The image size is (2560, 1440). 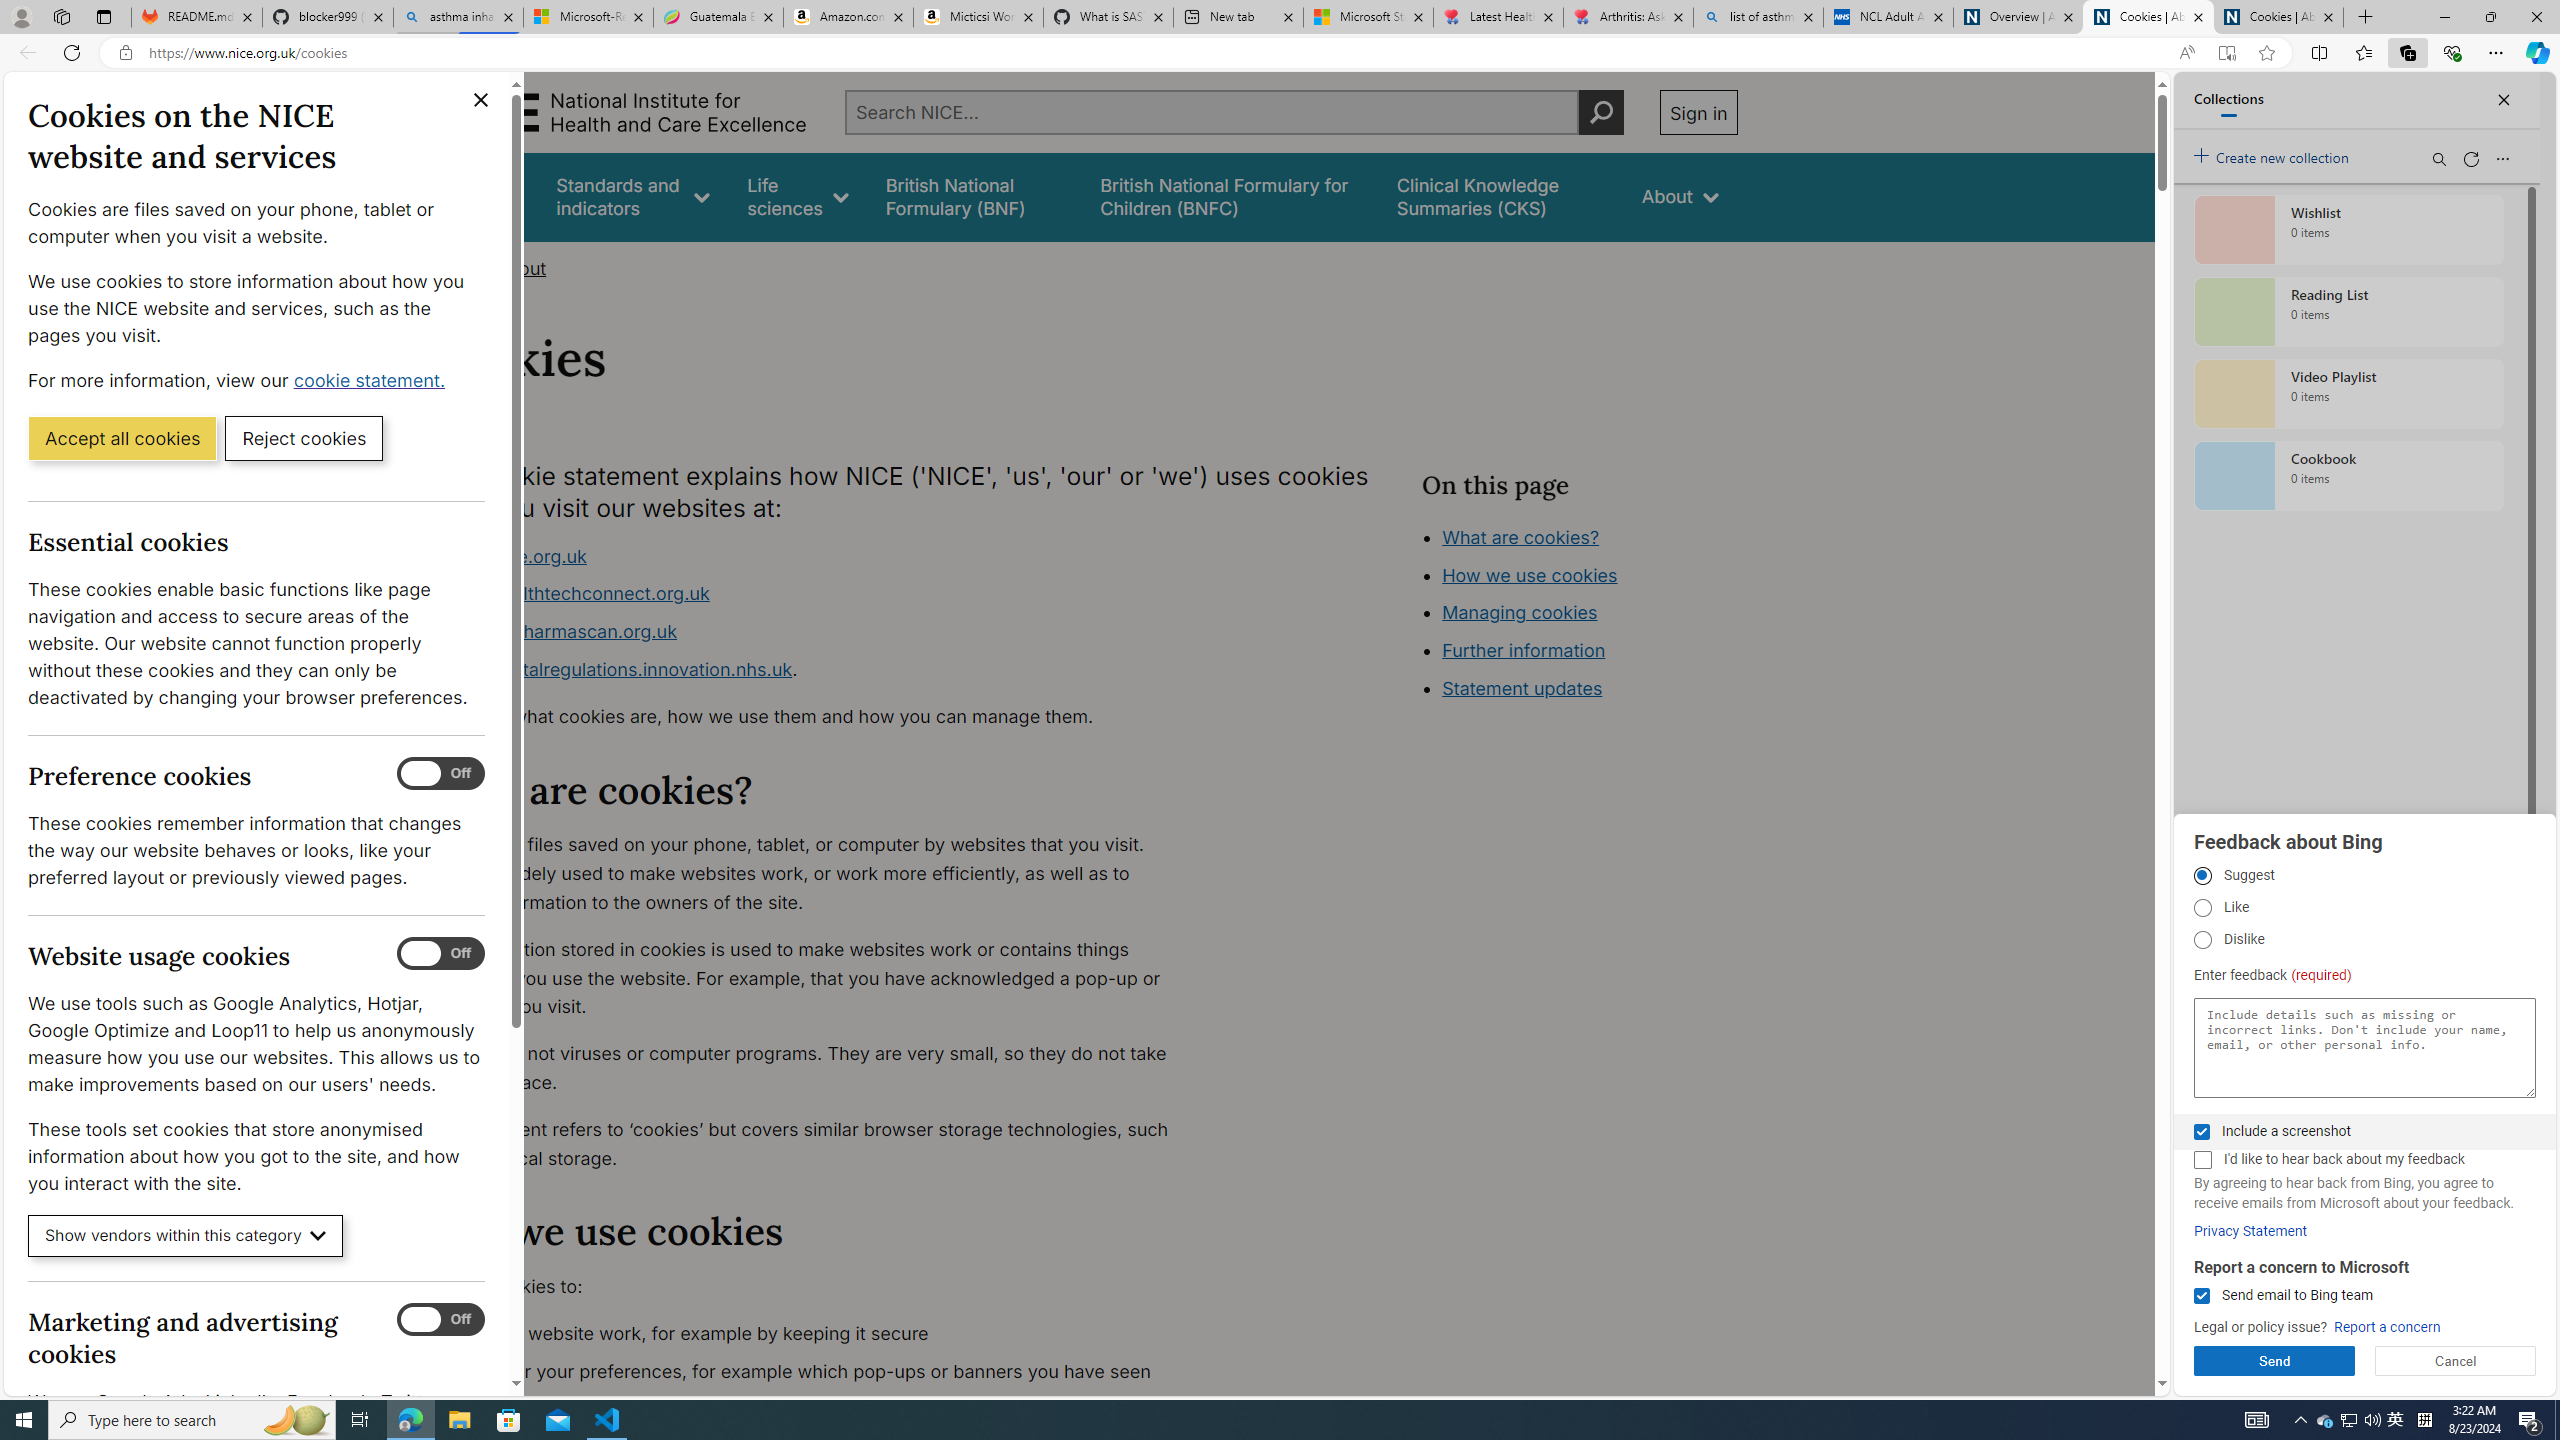 What do you see at coordinates (2274, 1360) in the screenshot?
I see `'Send'` at bounding box center [2274, 1360].